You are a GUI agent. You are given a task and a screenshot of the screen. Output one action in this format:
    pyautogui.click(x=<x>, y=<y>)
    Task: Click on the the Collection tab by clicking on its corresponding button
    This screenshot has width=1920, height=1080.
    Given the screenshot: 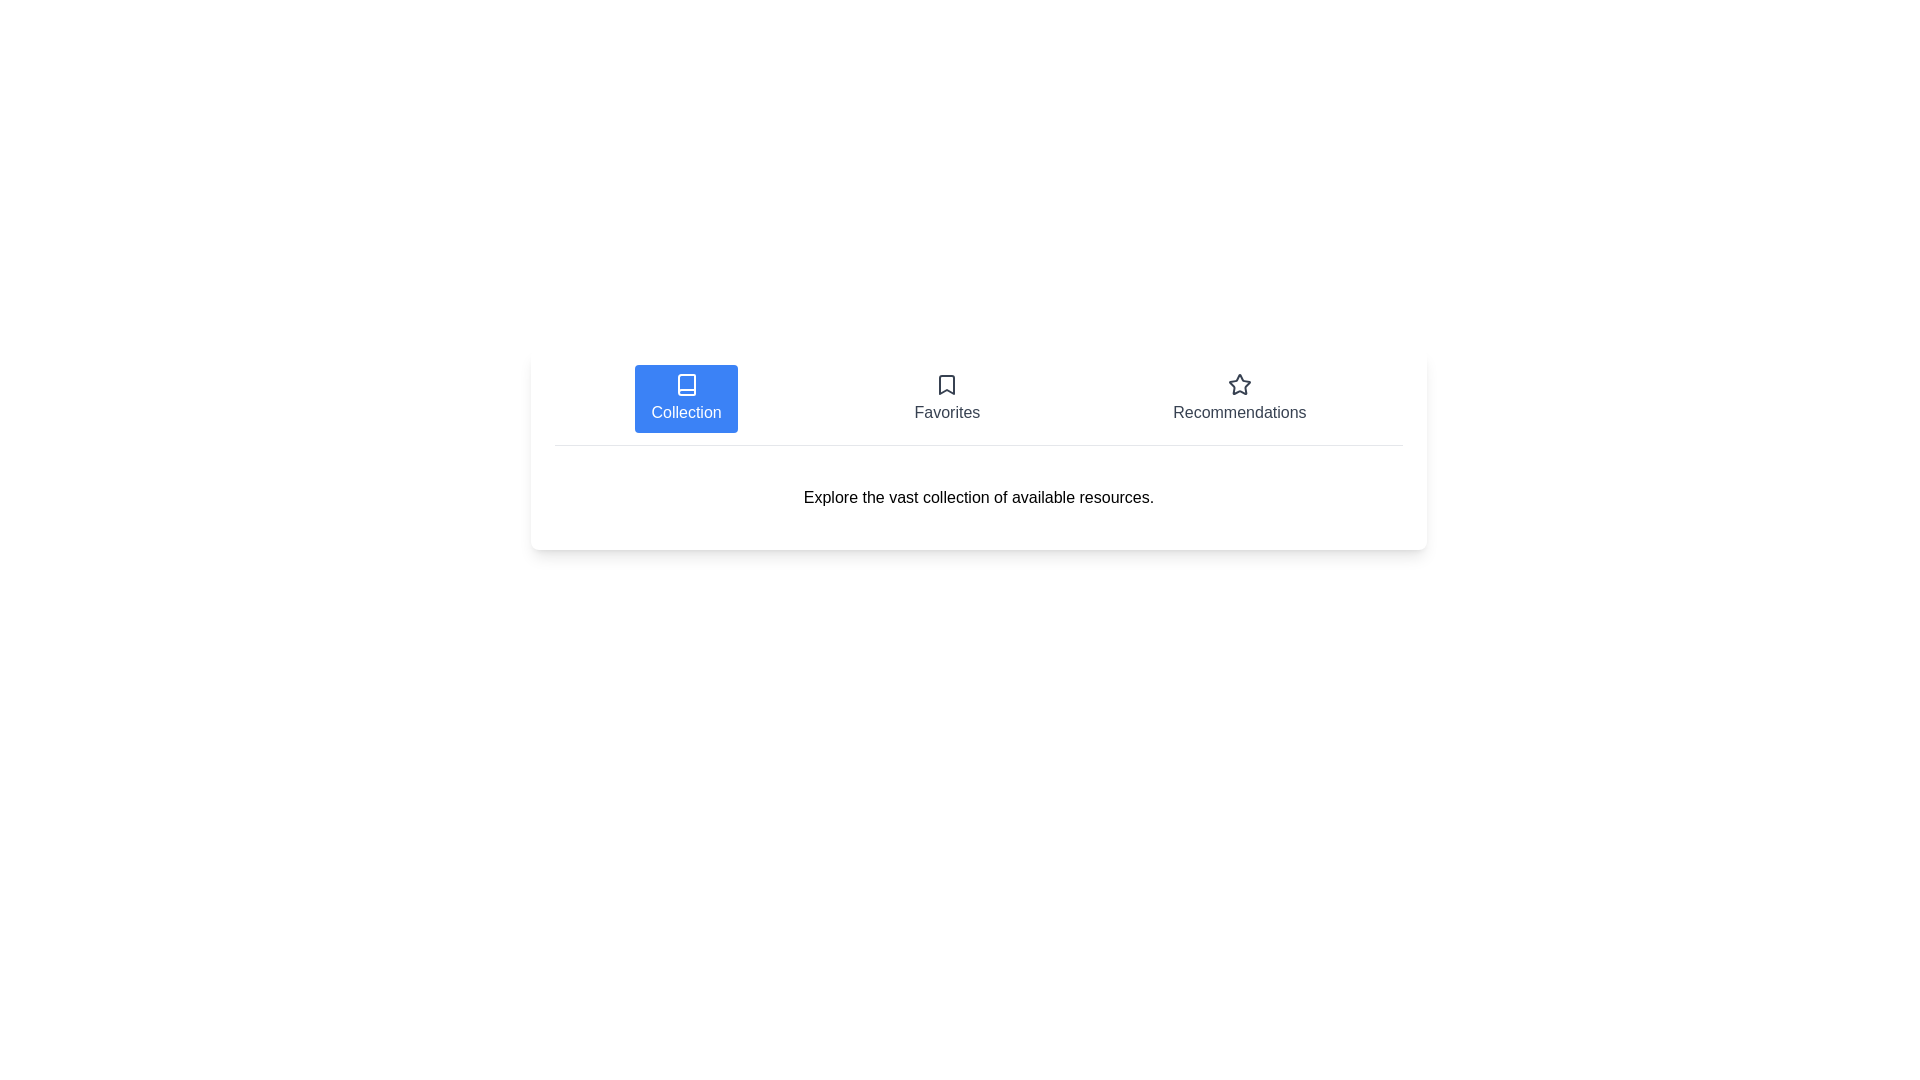 What is the action you would take?
    pyautogui.click(x=686, y=398)
    